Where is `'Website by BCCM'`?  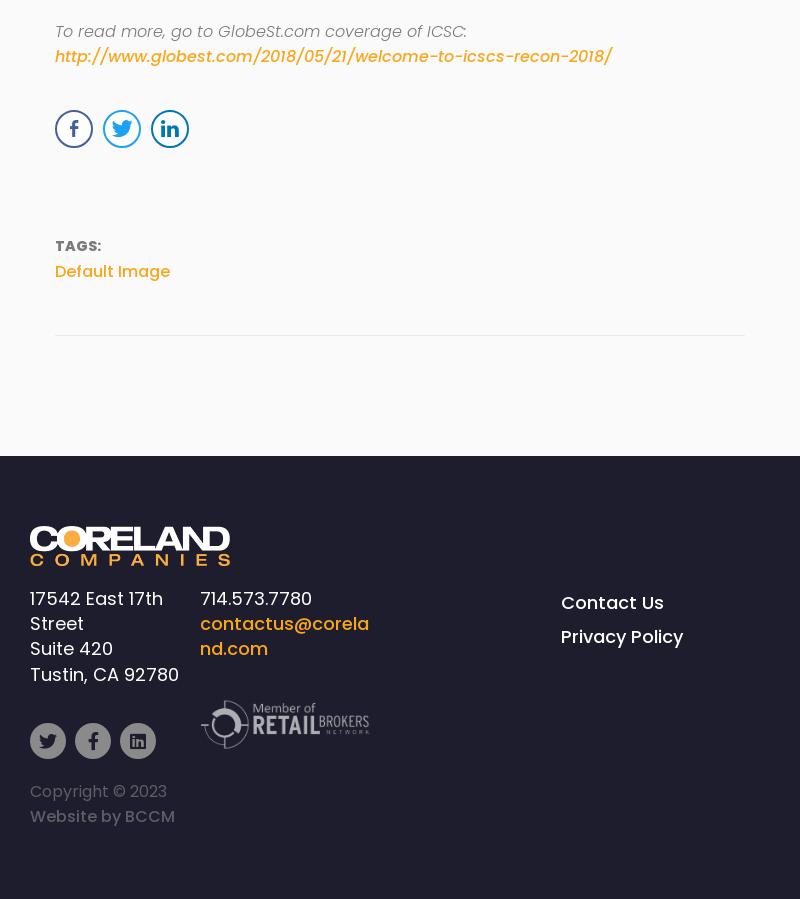 'Website by BCCM' is located at coordinates (101, 816).